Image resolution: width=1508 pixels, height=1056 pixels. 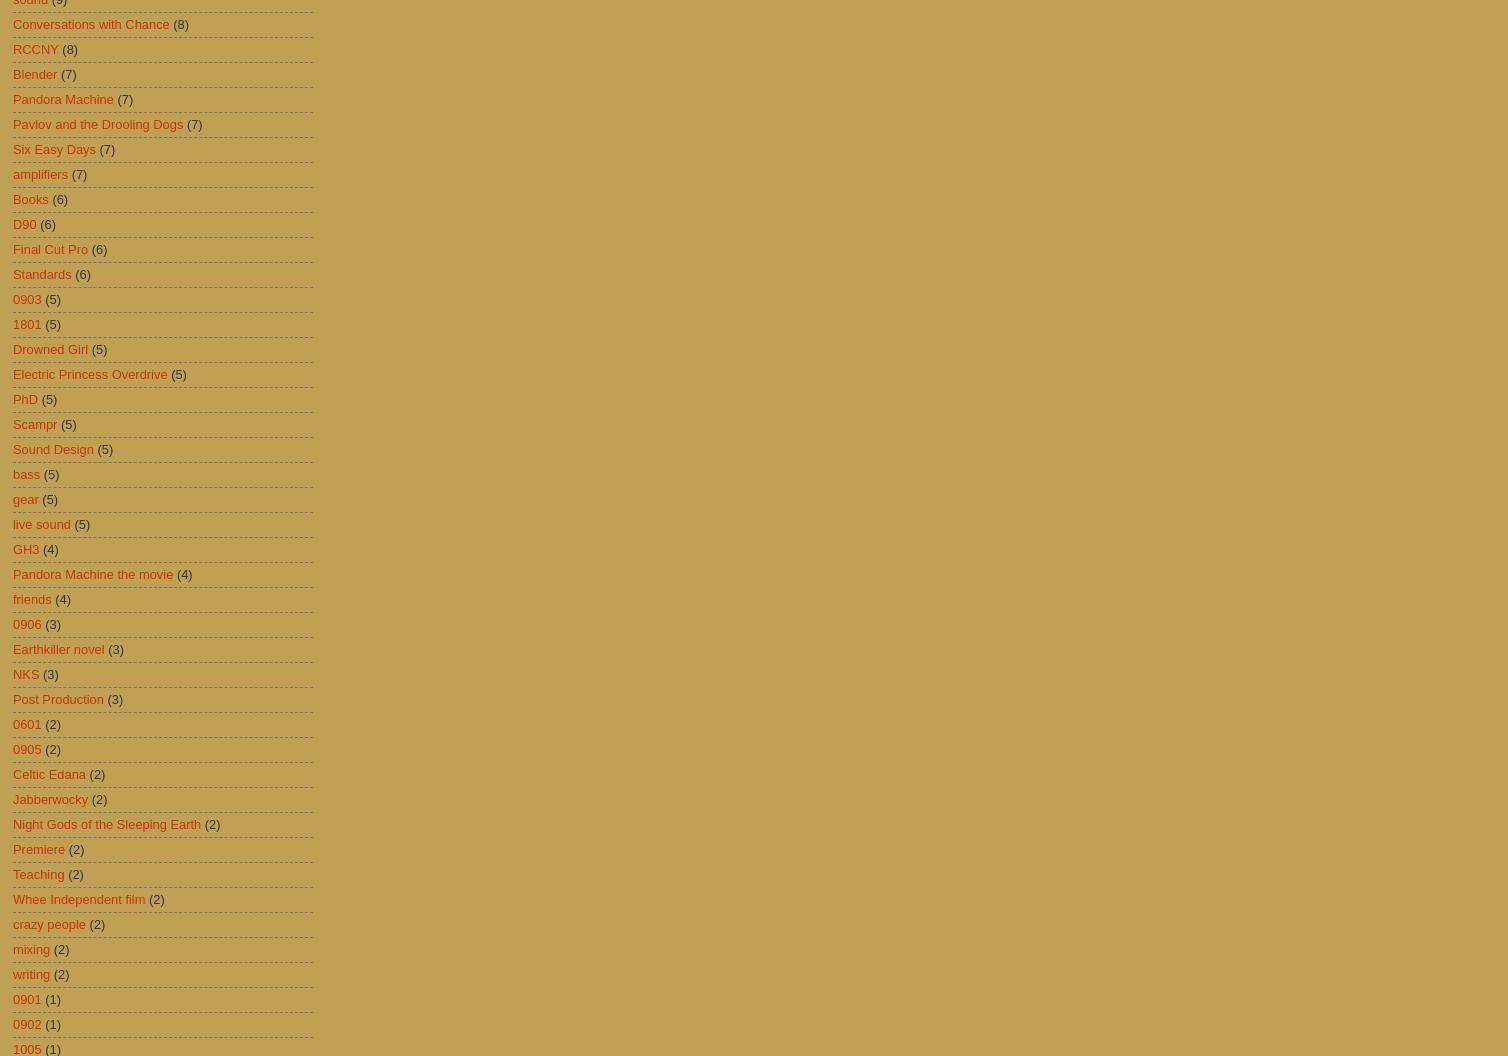 I want to click on '0905', so click(x=12, y=748).